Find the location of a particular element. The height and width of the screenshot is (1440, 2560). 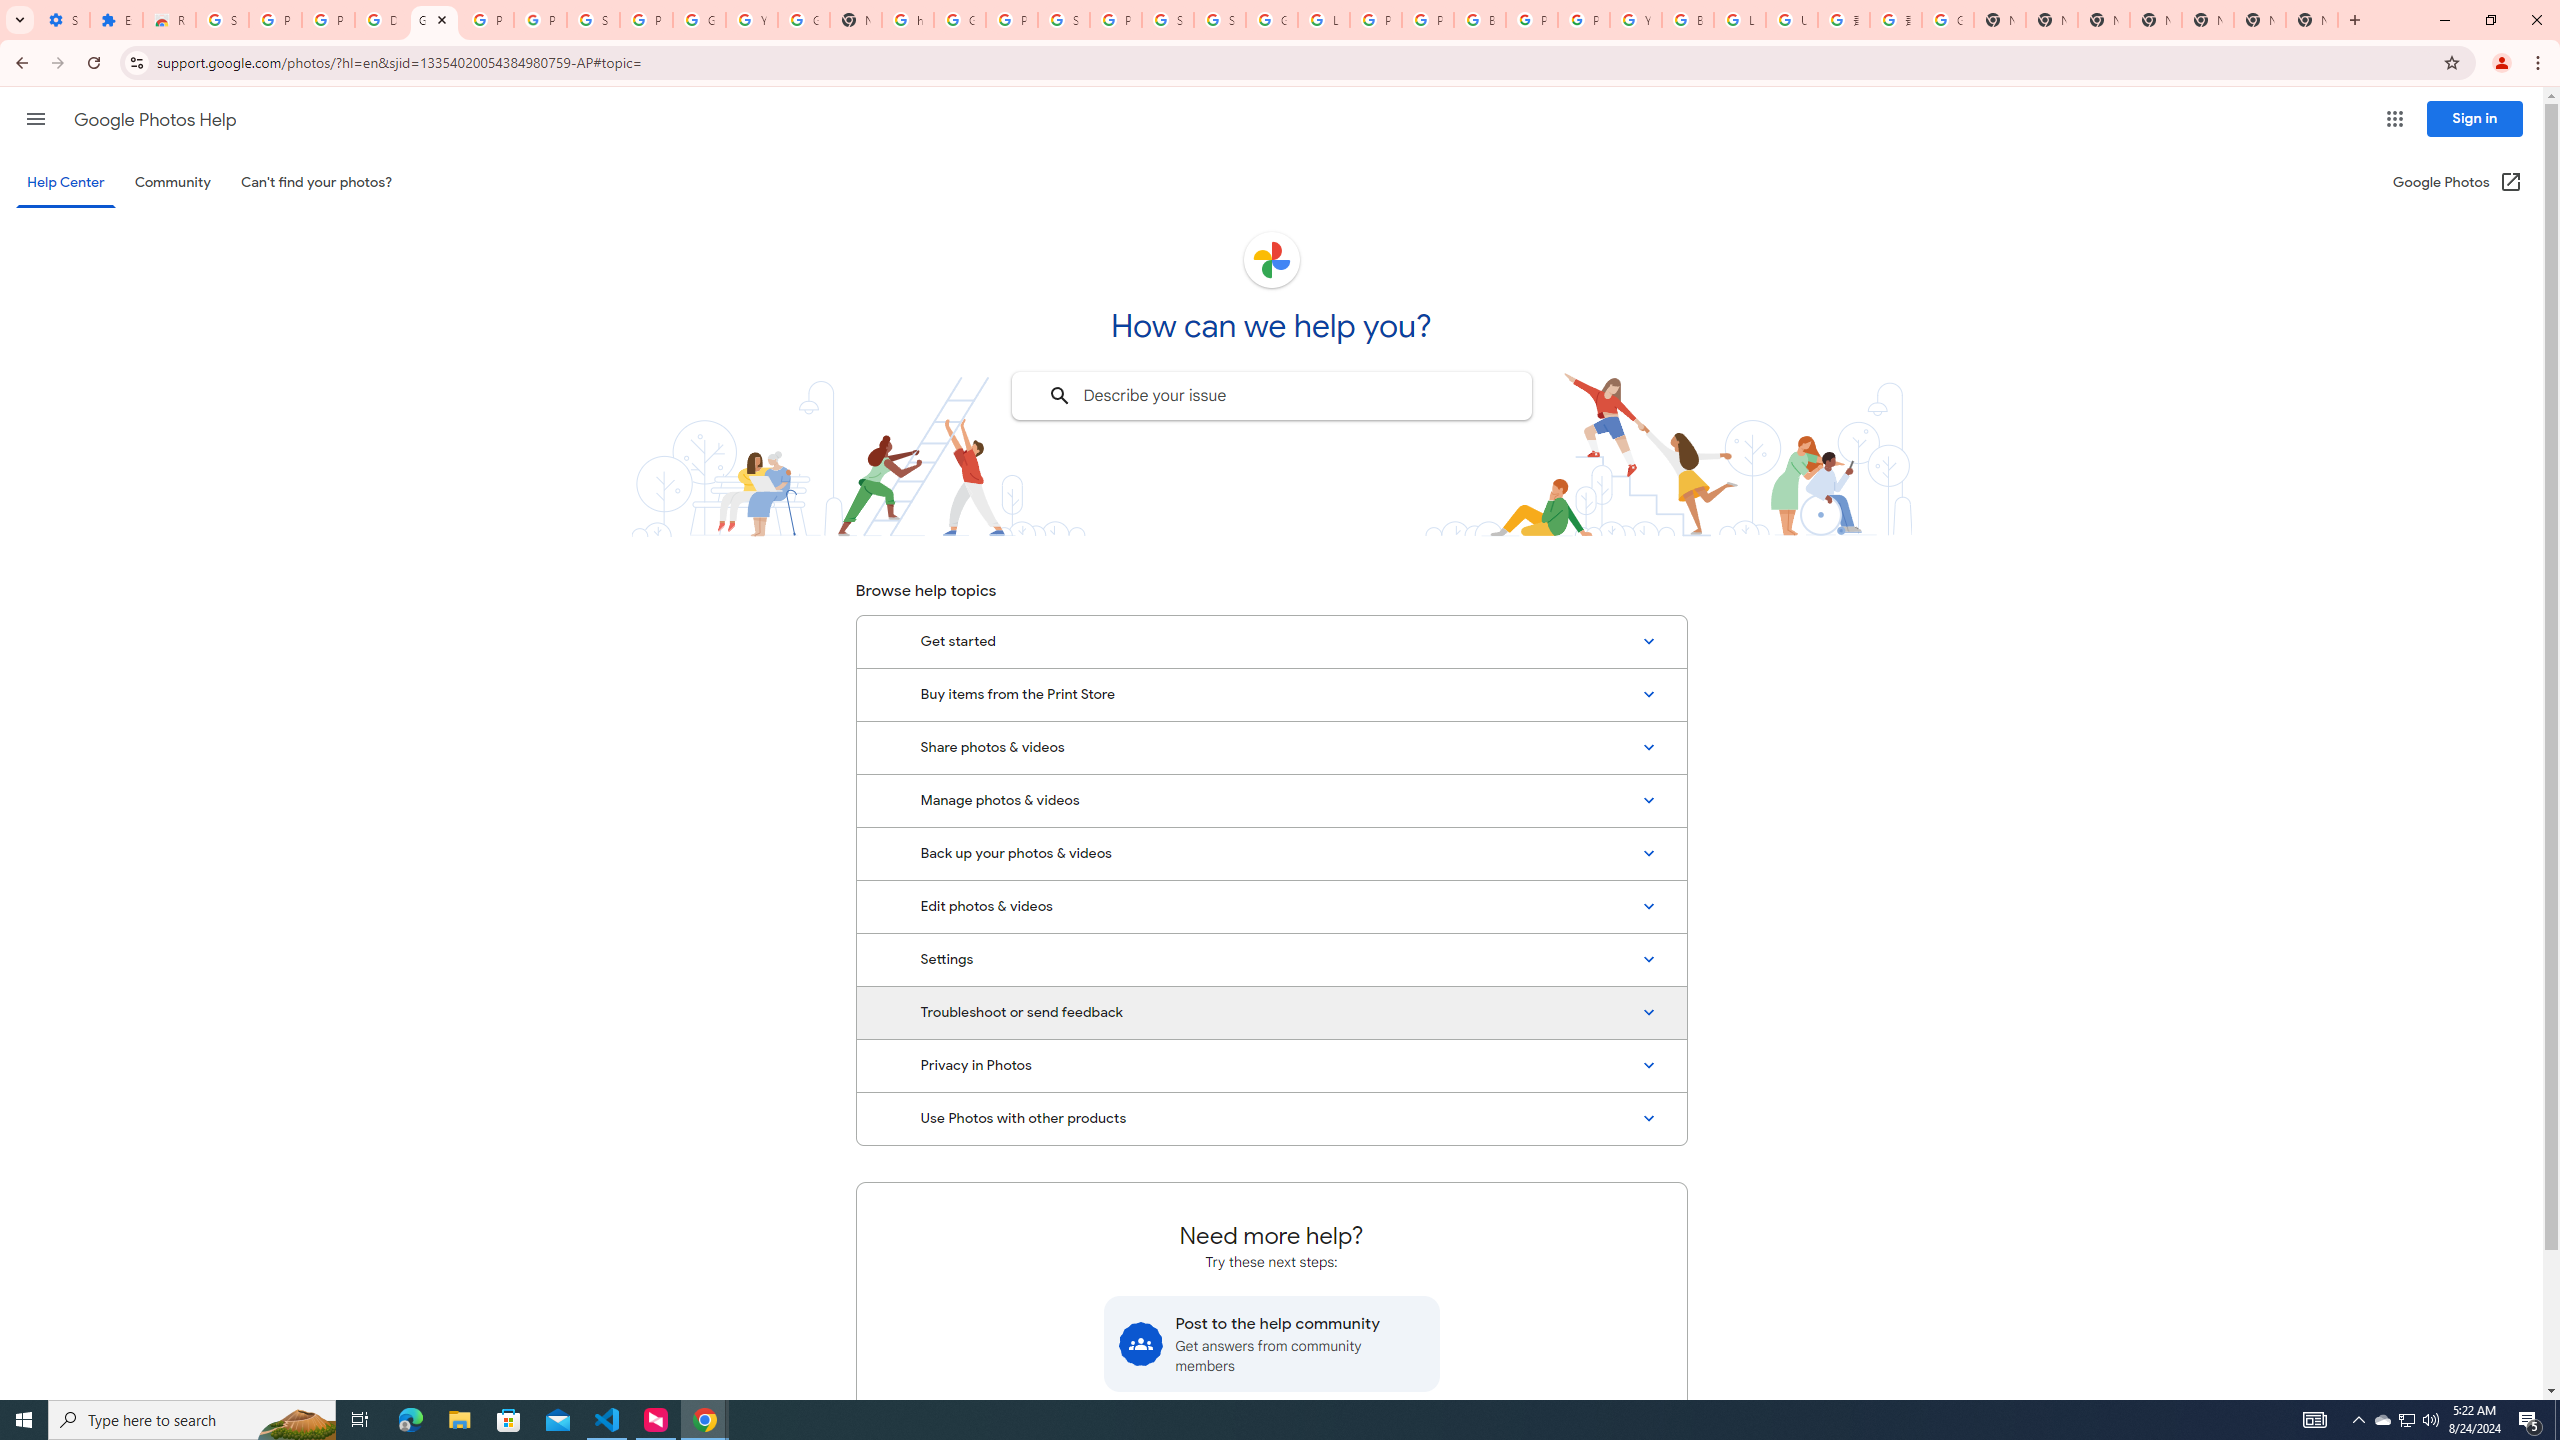

'Use Photos with other products' is located at coordinates (1271, 1118).